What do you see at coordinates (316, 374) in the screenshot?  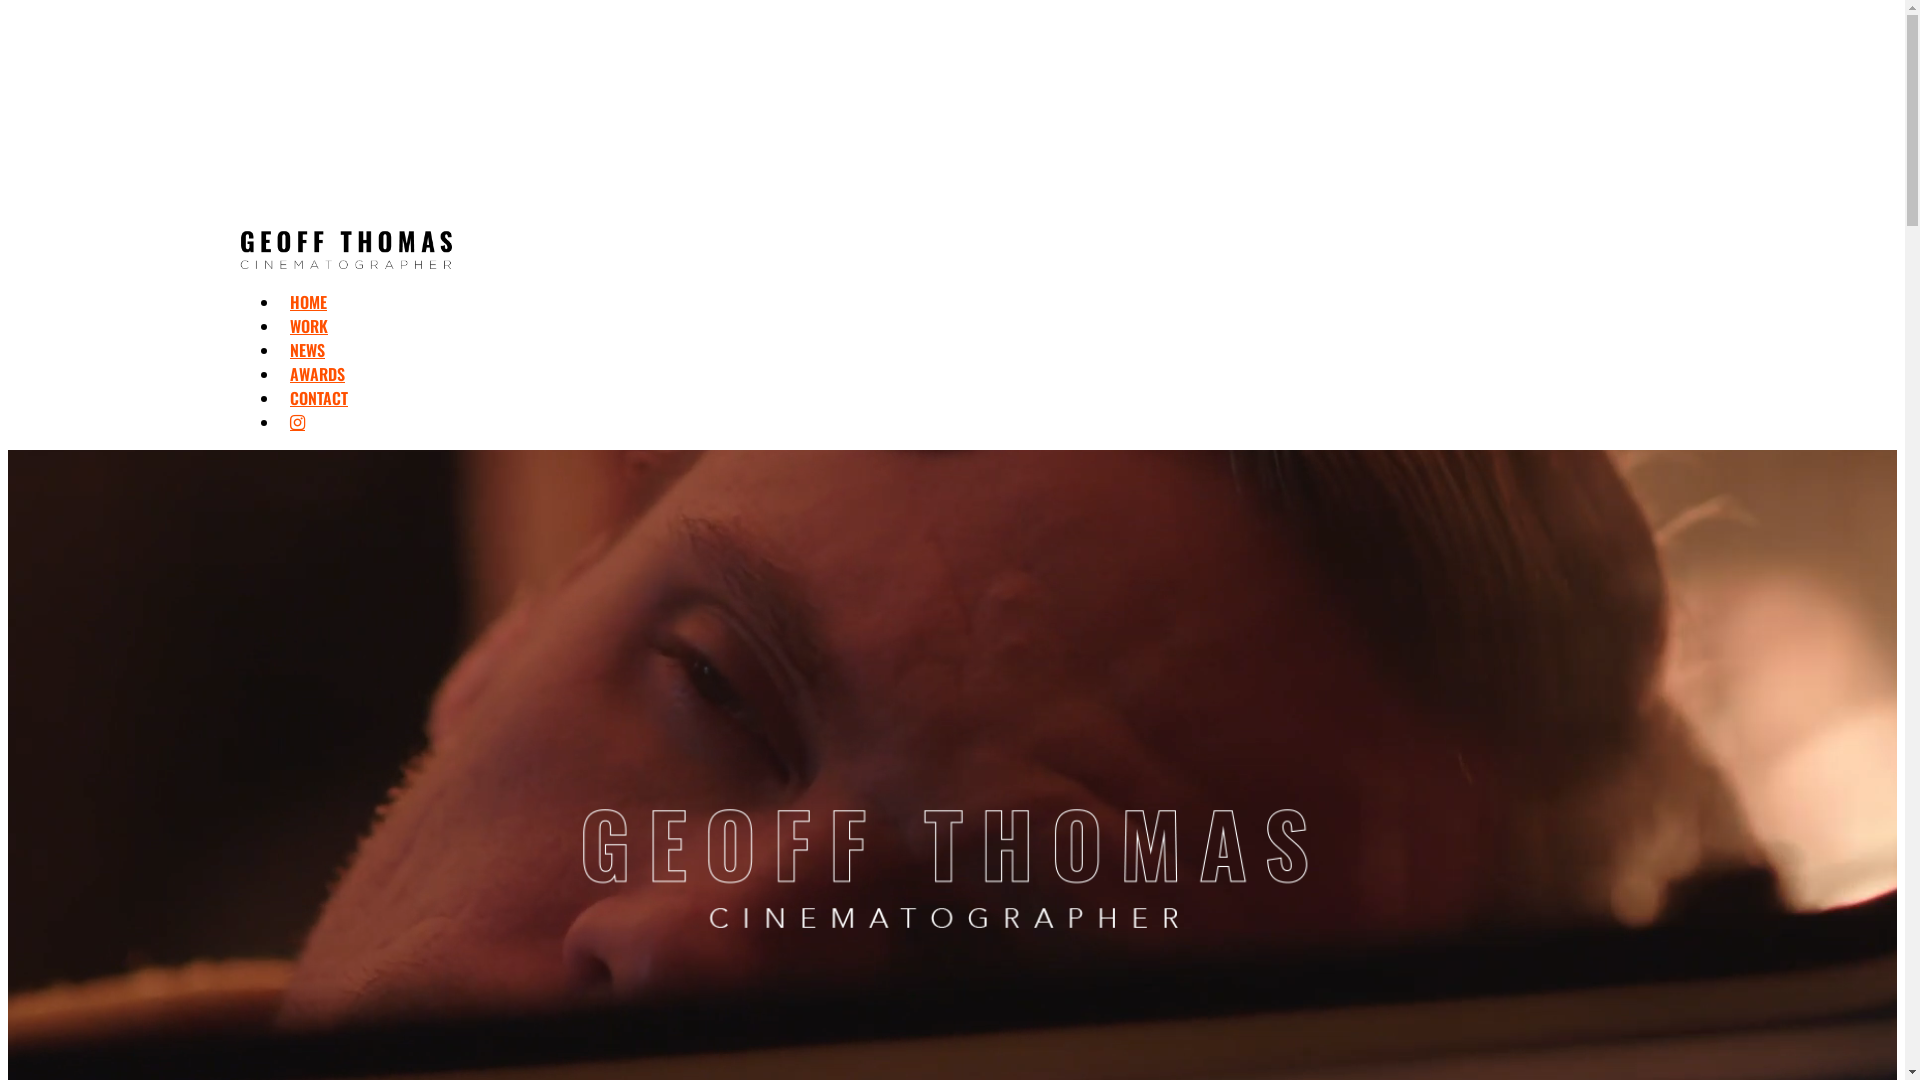 I see `'AWARDS'` at bounding box center [316, 374].